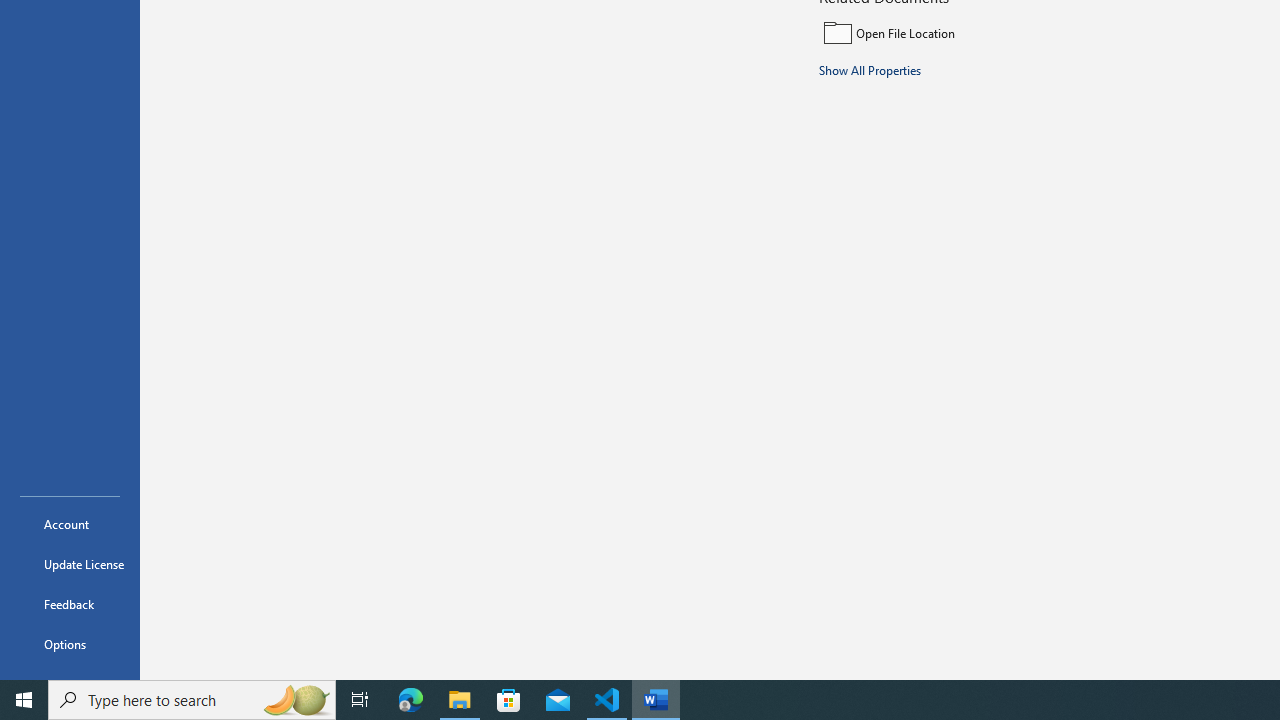 The width and height of the screenshot is (1280, 720). What do you see at coordinates (69, 564) in the screenshot?
I see `'Update License'` at bounding box center [69, 564].